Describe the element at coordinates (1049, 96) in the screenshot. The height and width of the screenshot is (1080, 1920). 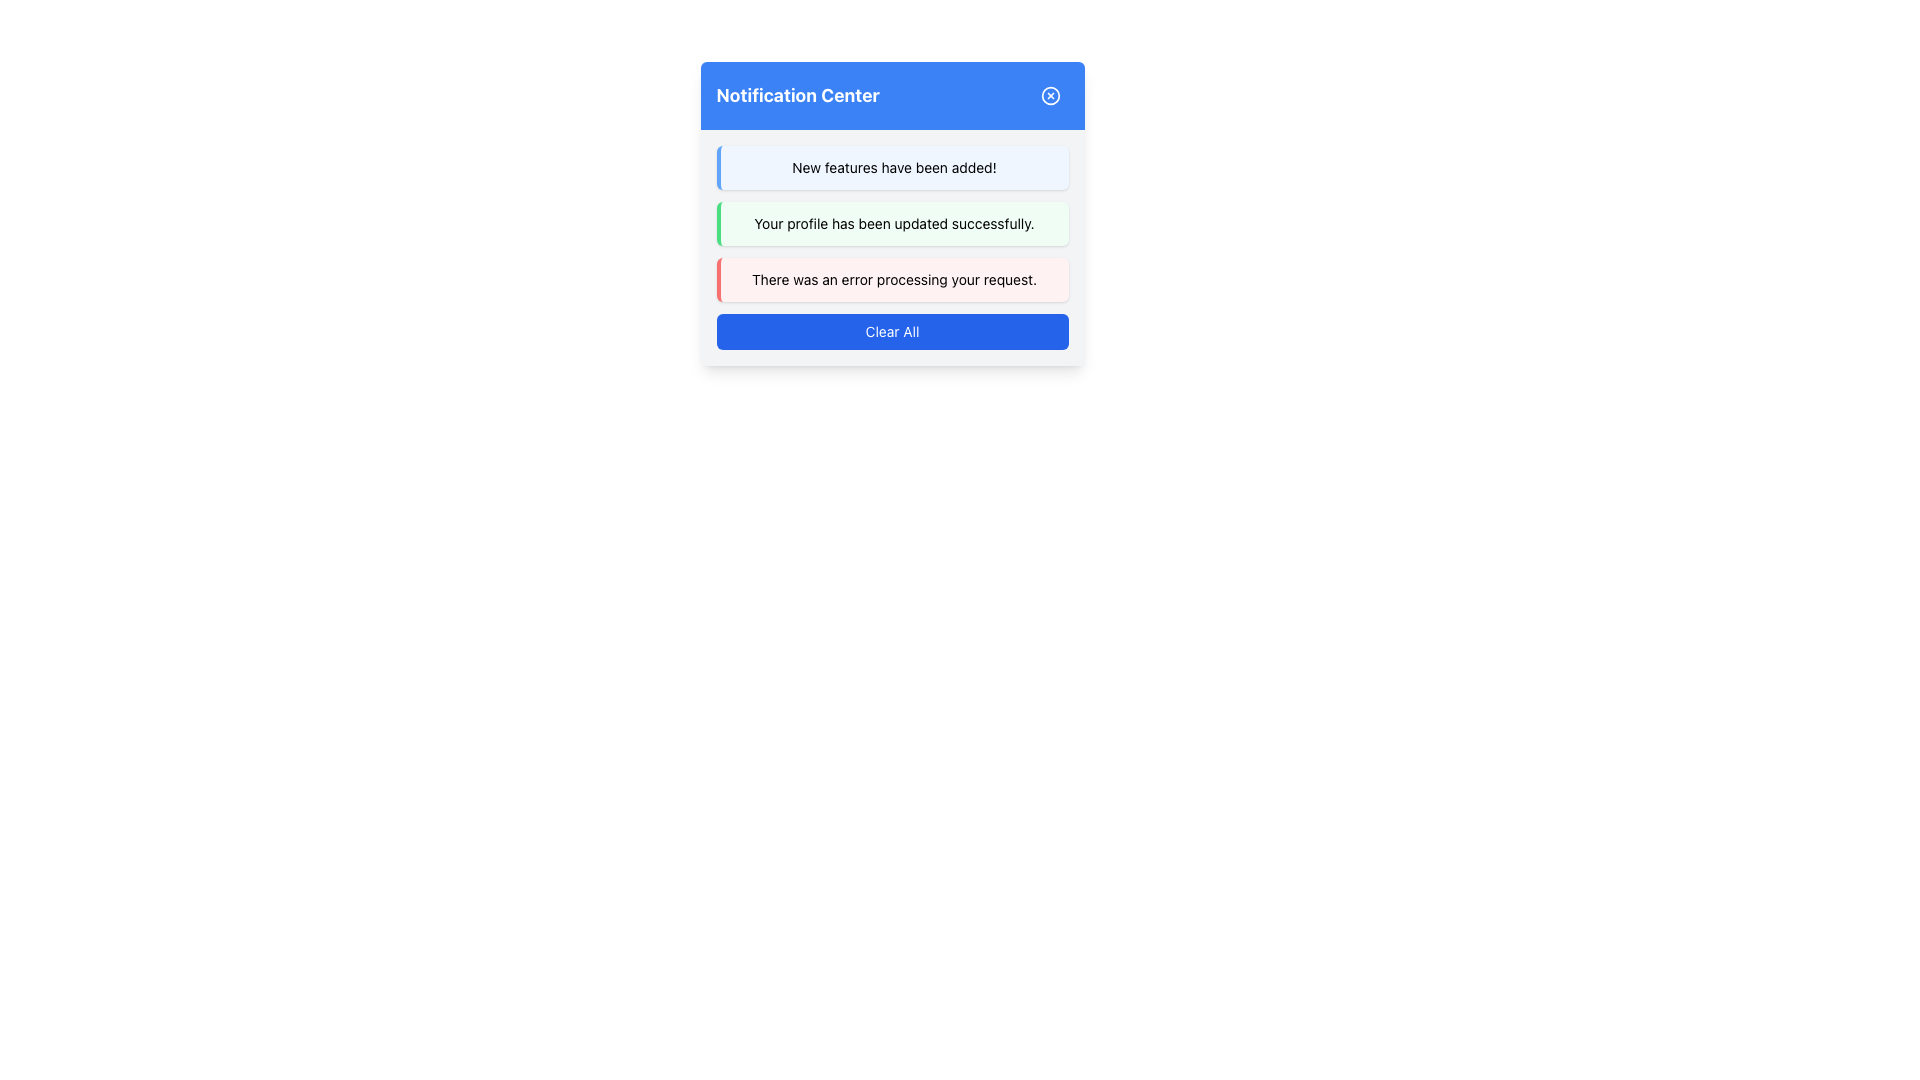
I see `the close button located in the top-right corner of the Notification Center header` at that location.